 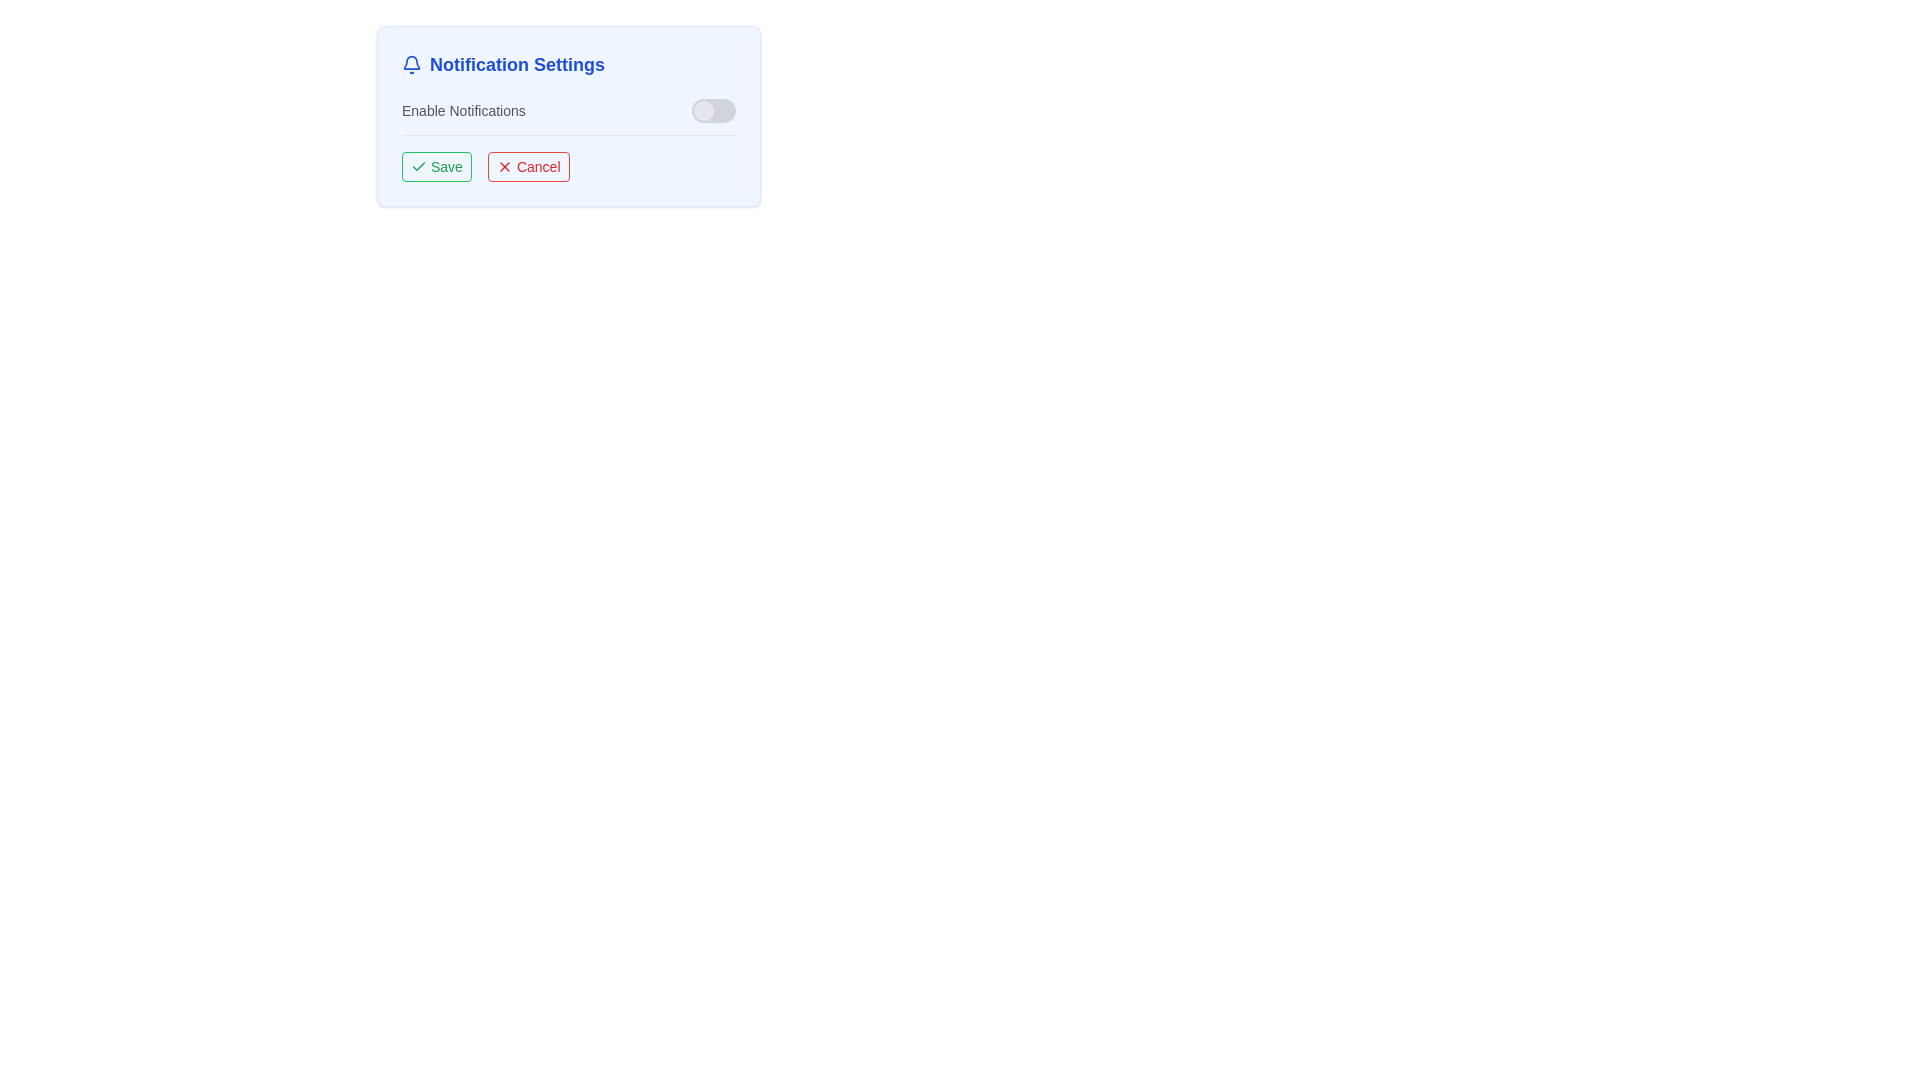 What do you see at coordinates (517, 64) in the screenshot?
I see `the 'Notification Settings' label element, which is displayed in bold blue font and aligned with a bell icon to its left` at bounding box center [517, 64].